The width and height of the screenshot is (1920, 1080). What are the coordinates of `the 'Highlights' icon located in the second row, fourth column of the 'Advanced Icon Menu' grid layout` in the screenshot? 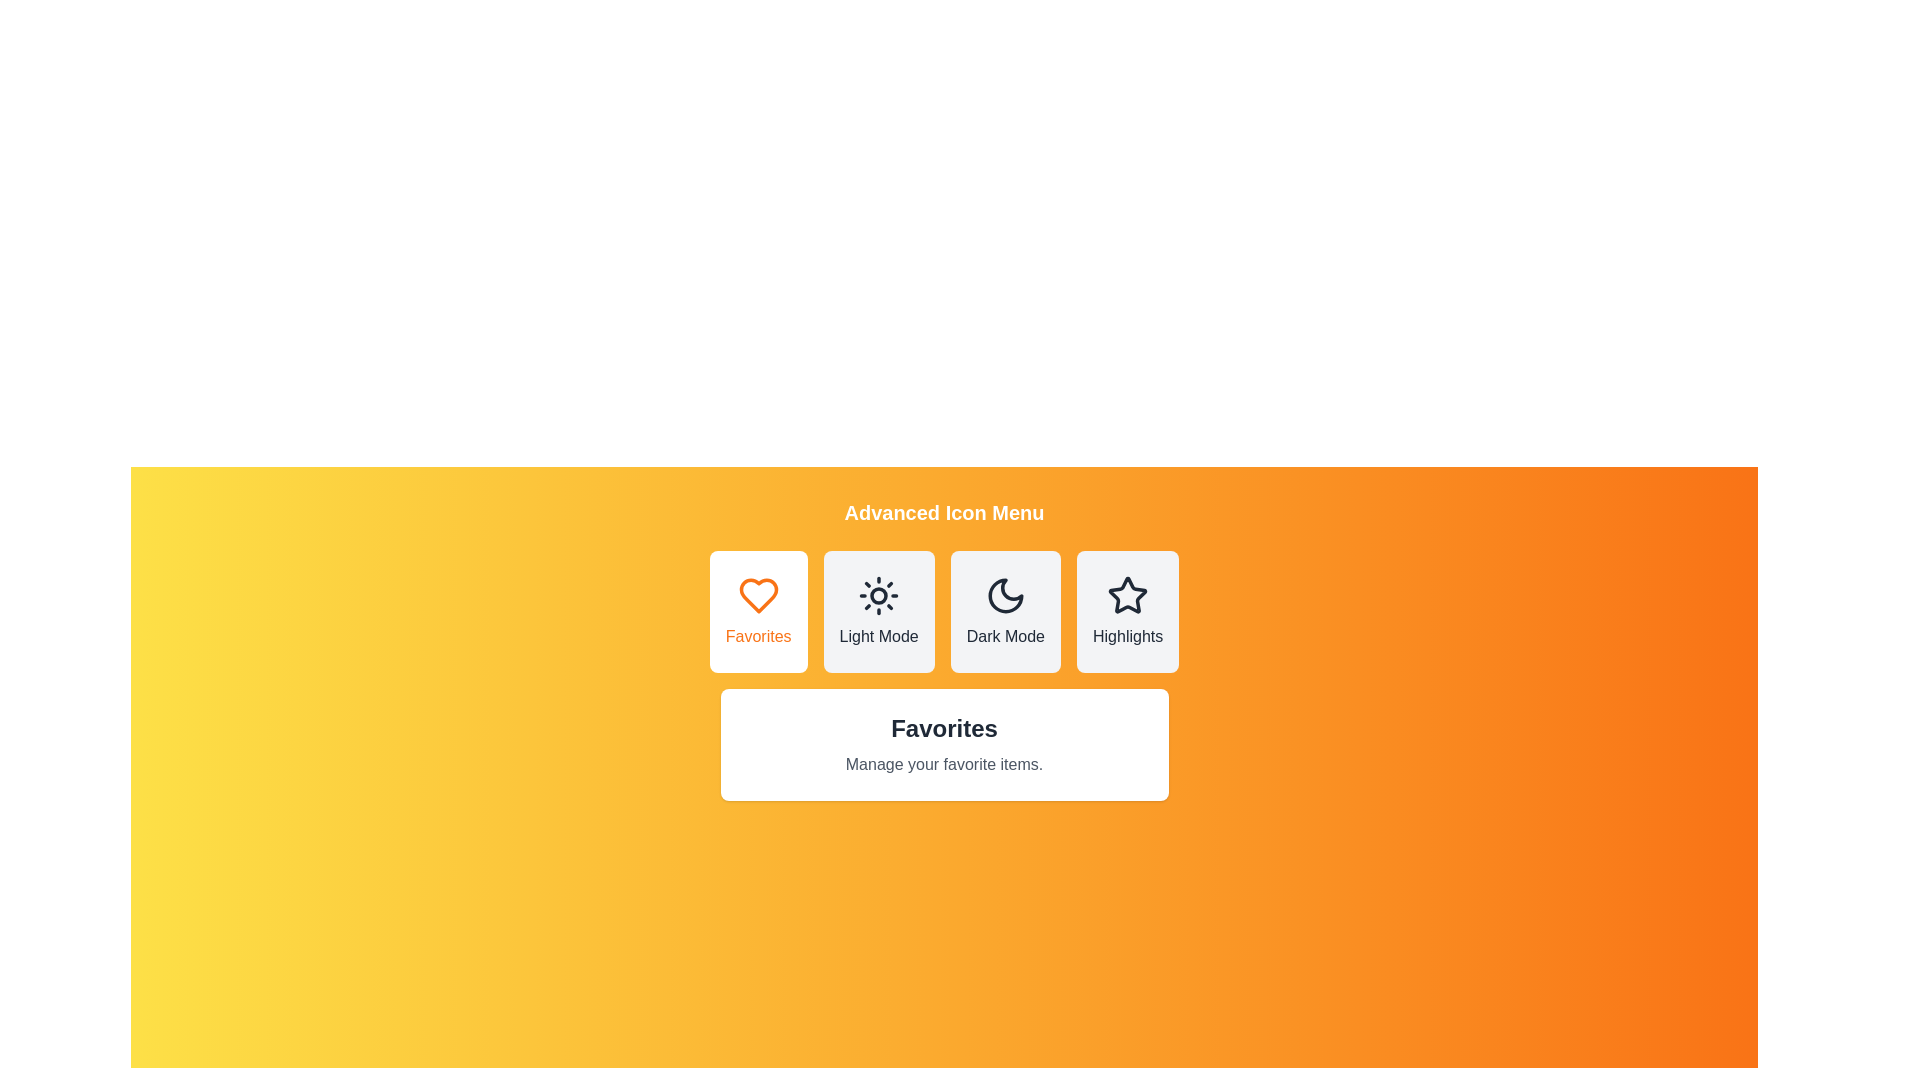 It's located at (1128, 594).